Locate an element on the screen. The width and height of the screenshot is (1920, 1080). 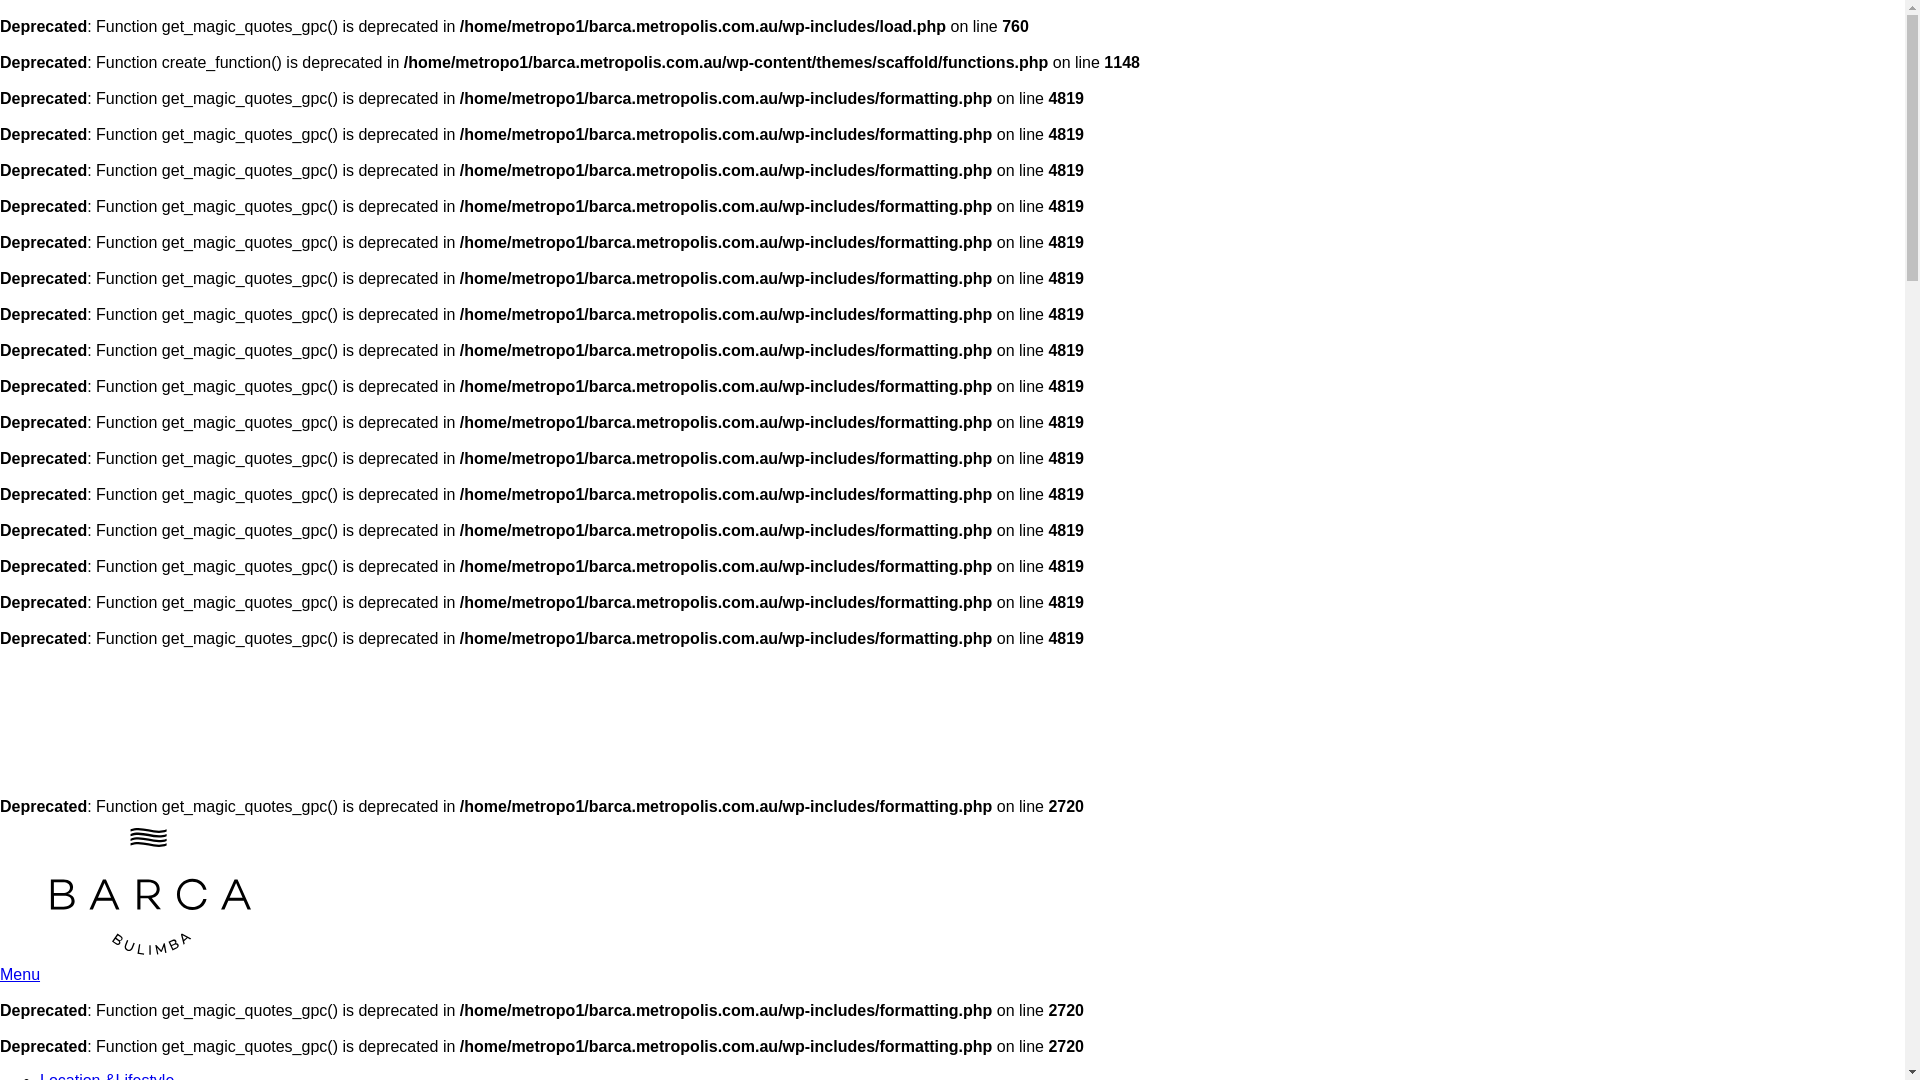
'Menu' is located at coordinates (19, 973).